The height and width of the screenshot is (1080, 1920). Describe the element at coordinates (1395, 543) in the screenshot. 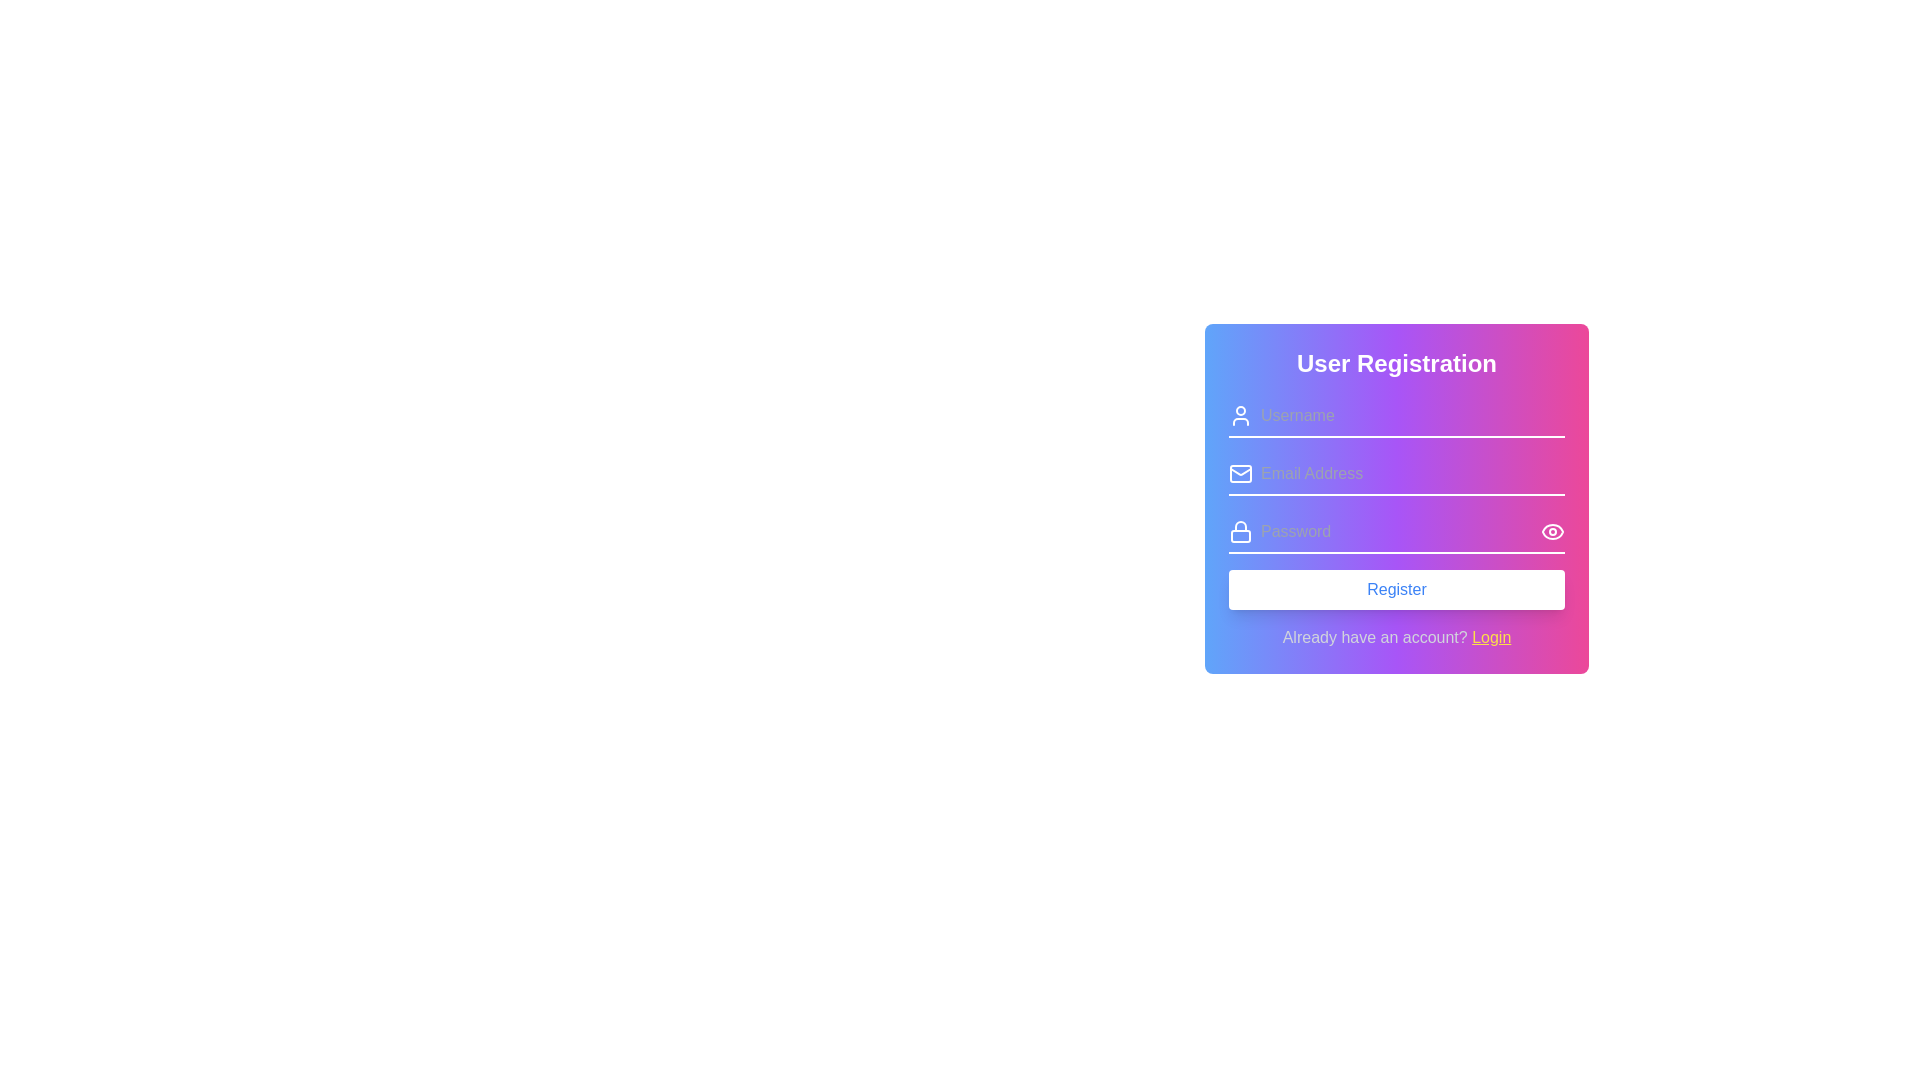

I see `the input field in the user registration modal form to enter text` at that location.